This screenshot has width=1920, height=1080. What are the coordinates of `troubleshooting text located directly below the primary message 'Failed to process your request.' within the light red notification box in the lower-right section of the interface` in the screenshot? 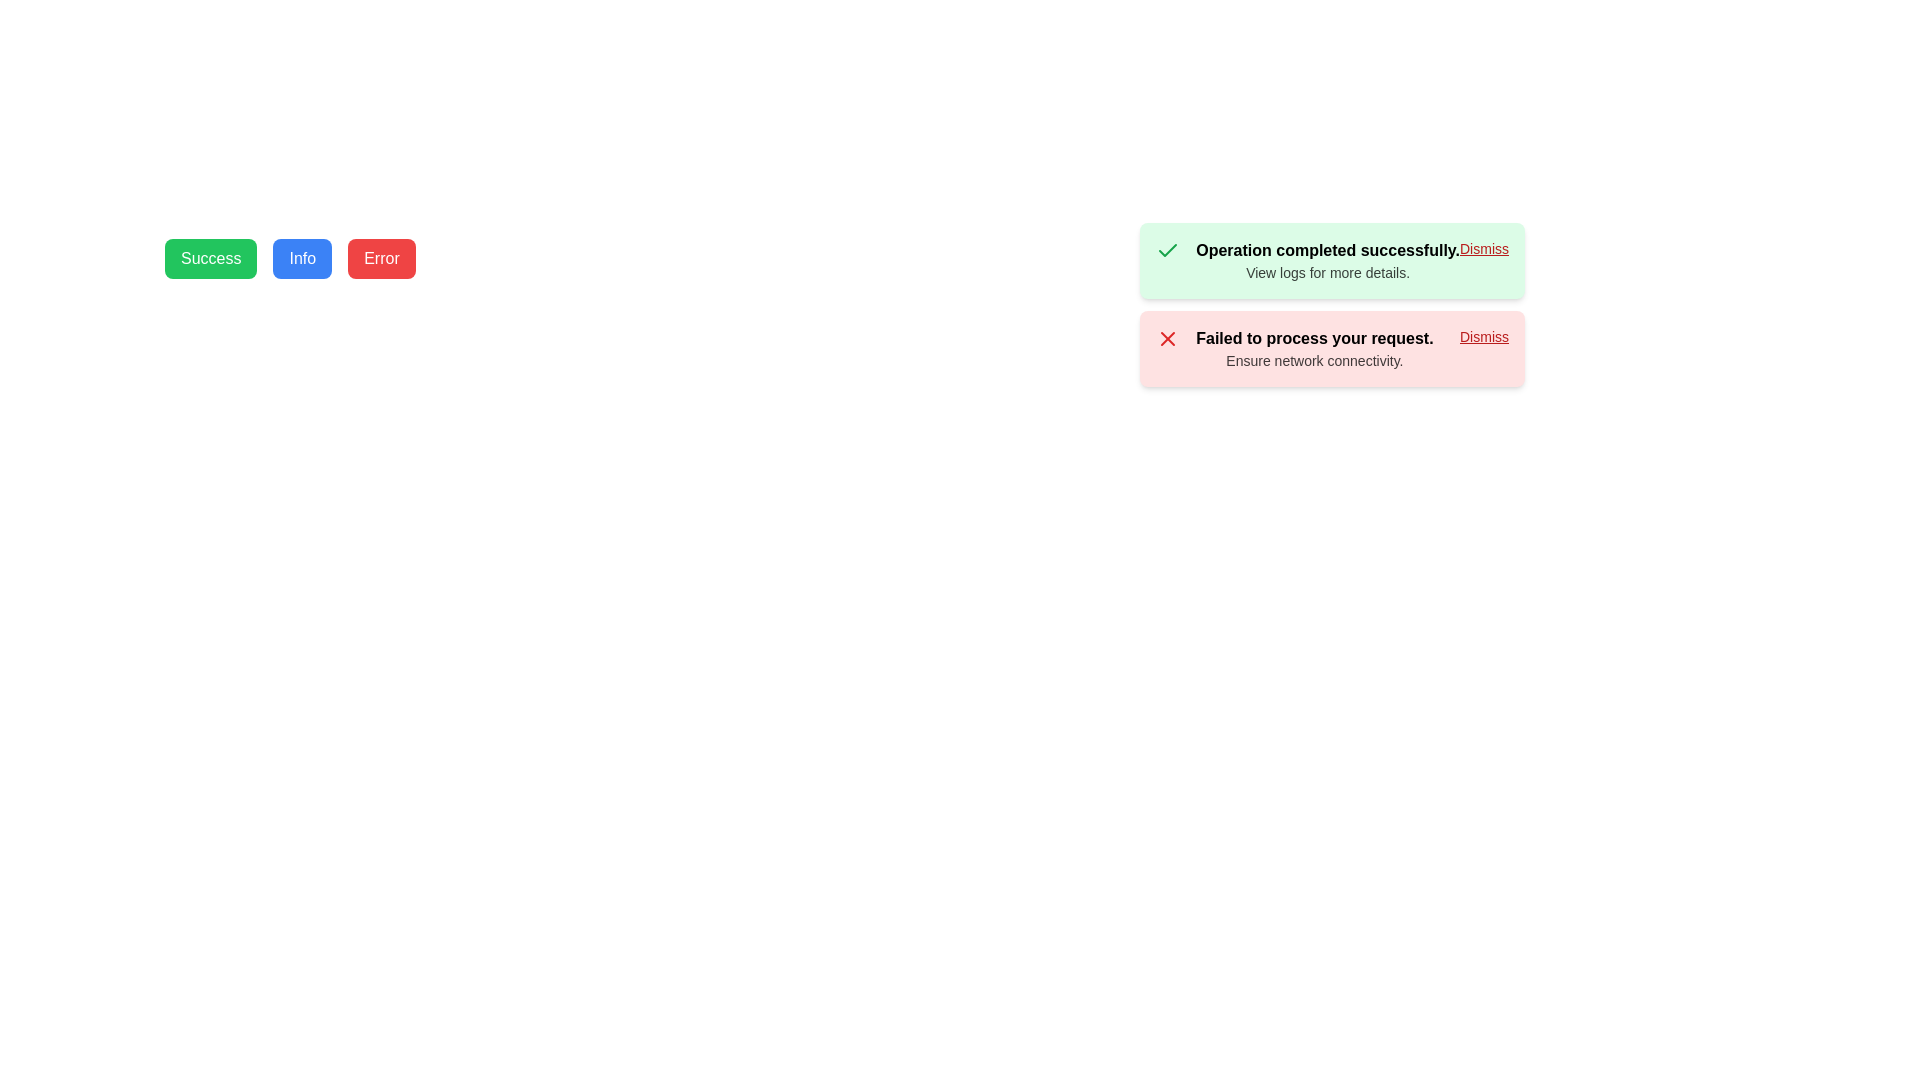 It's located at (1315, 361).